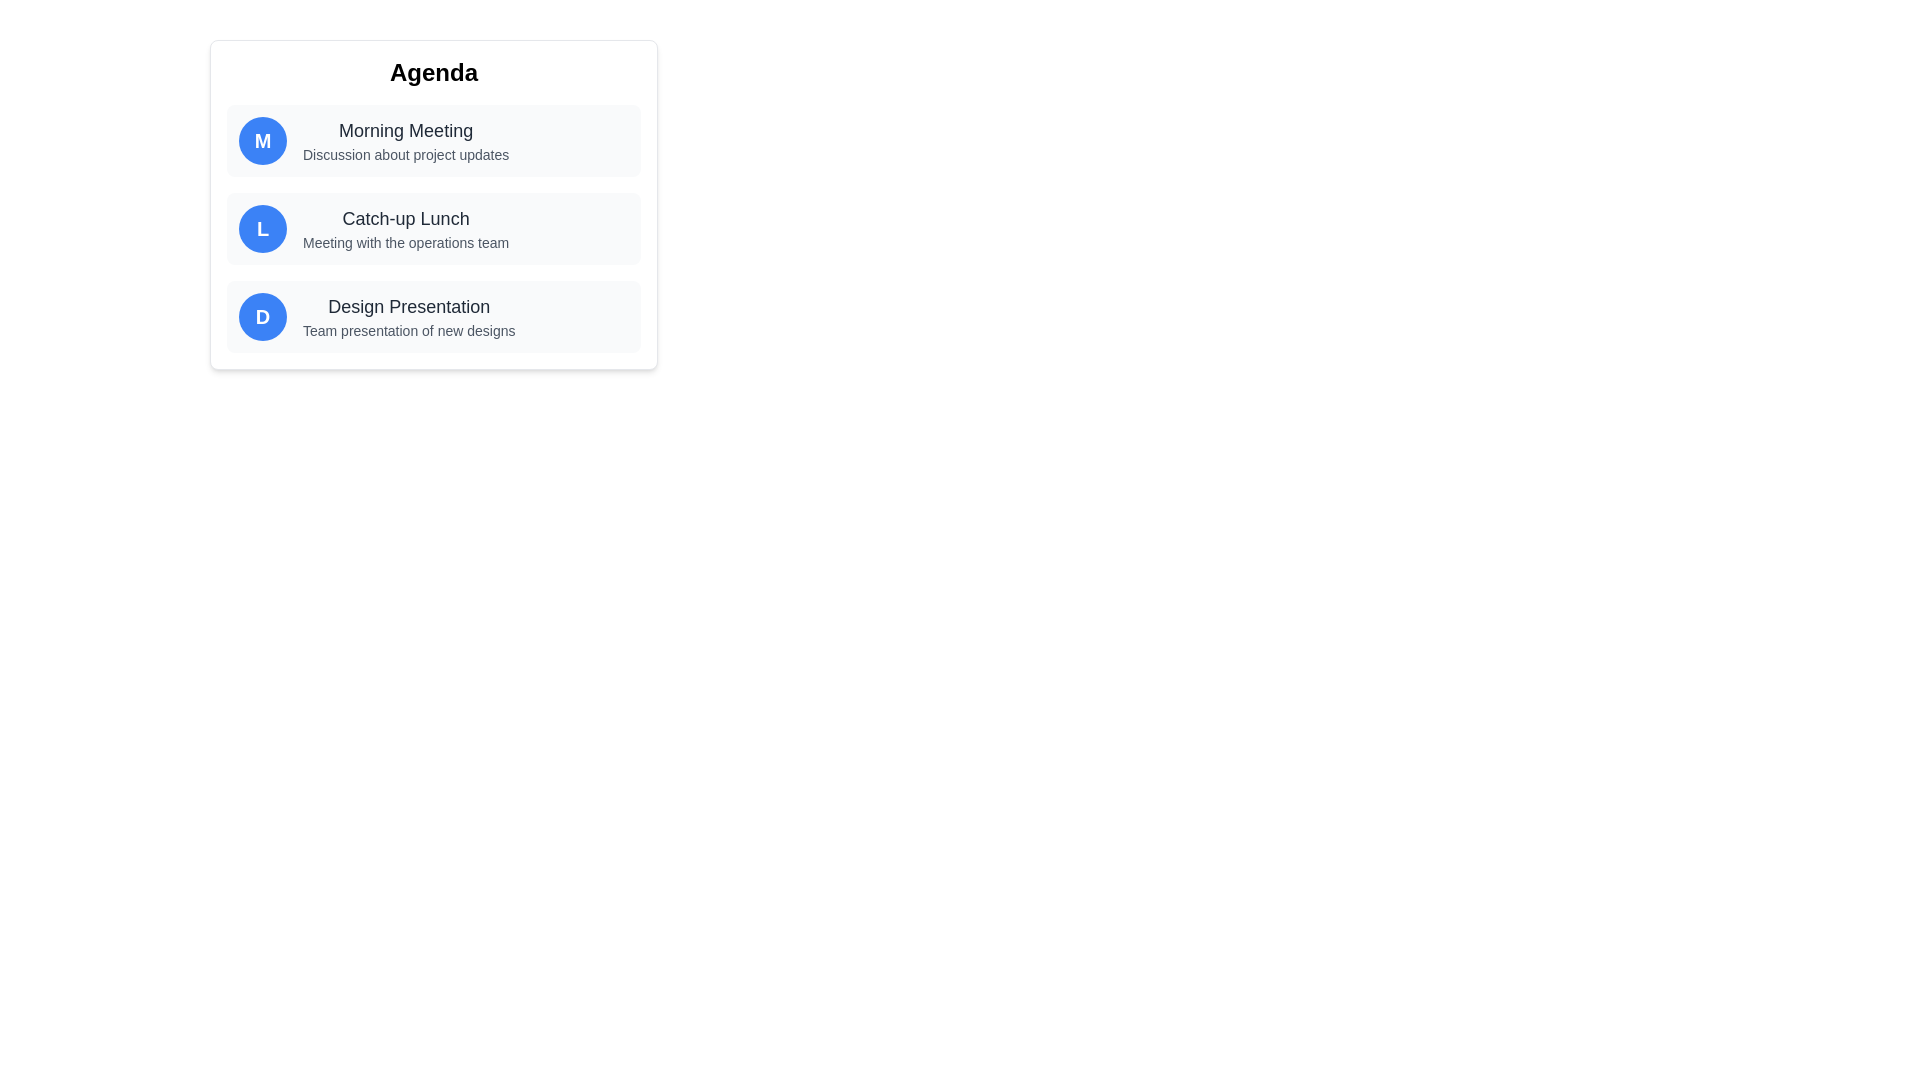 This screenshot has height=1080, width=1920. I want to click on the first item in the 'Agenda' list, which is a rectangular card with a light gray background, featuring a blue circular badge with the letter 'M' and the text 'Morning Meeting' and 'Discussion about project updates.', so click(432, 140).